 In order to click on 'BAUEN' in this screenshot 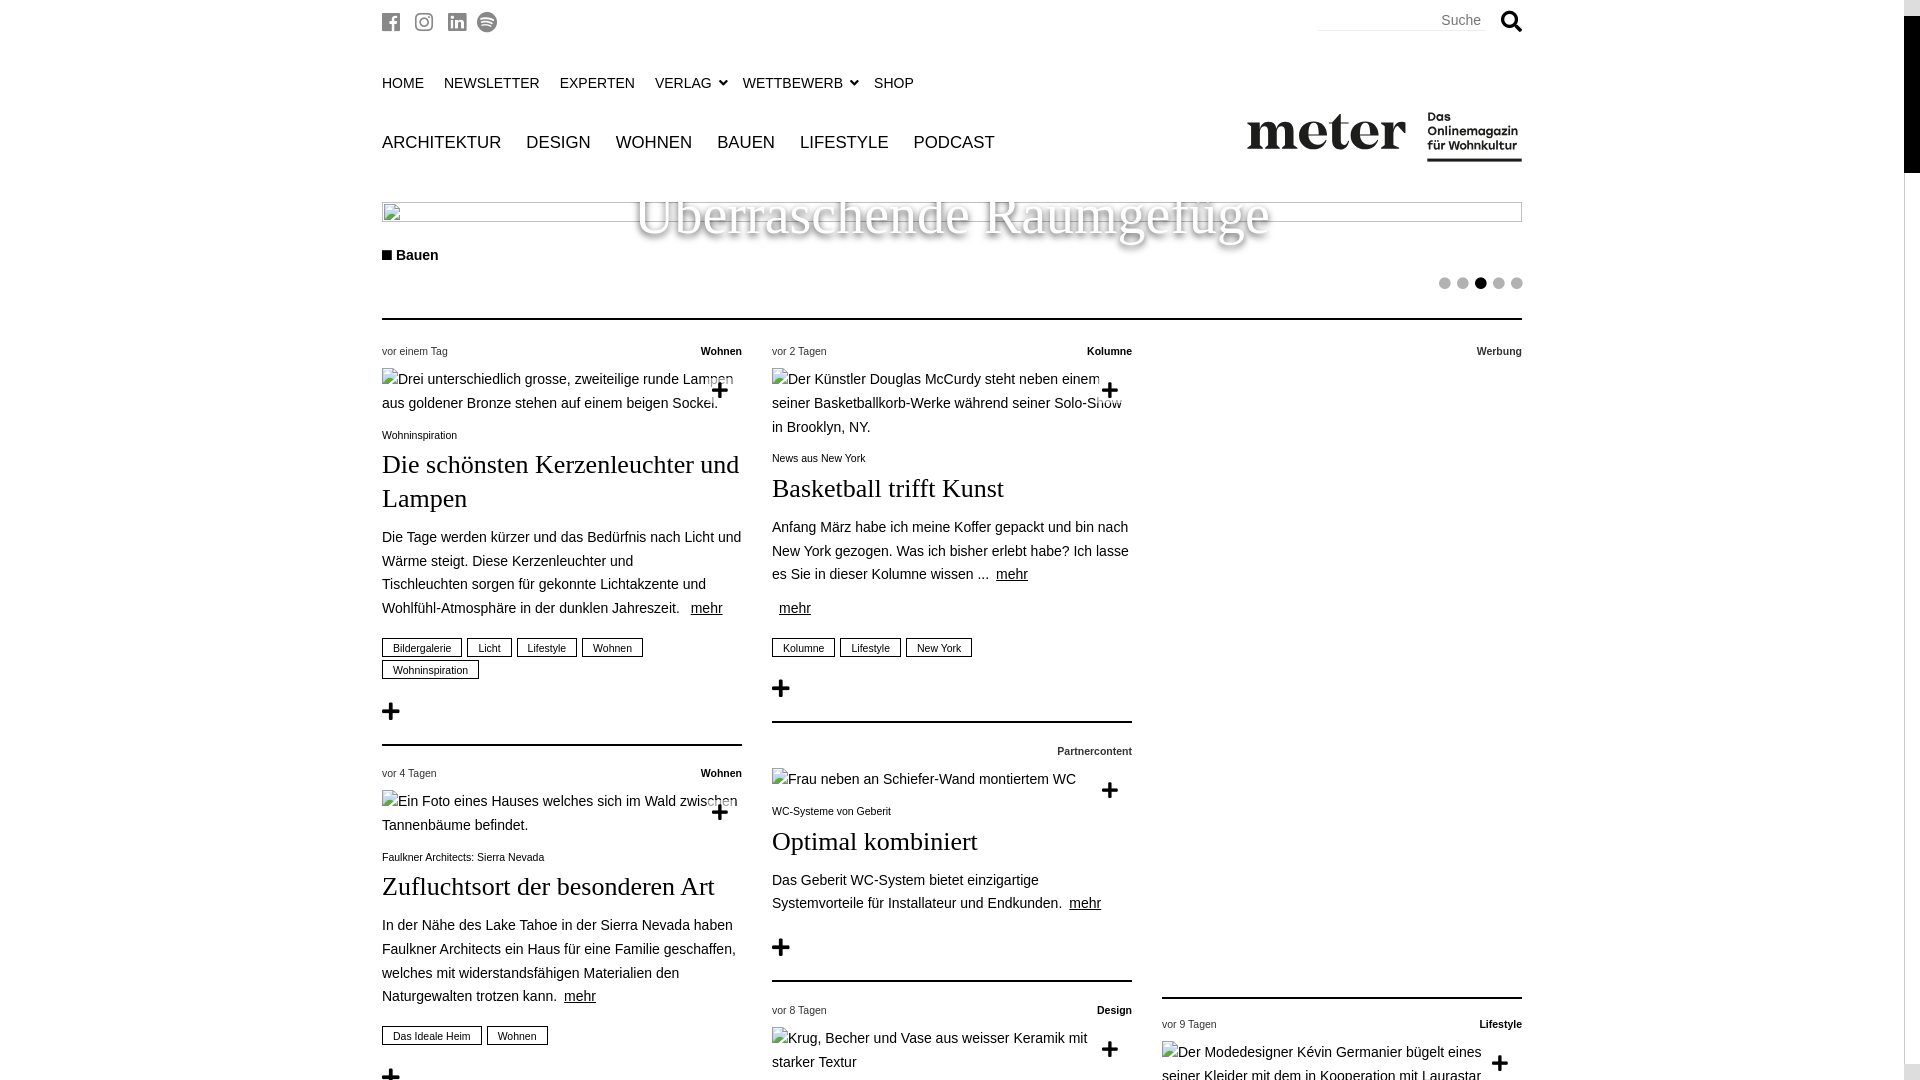, I will do `click(744, 142)`.